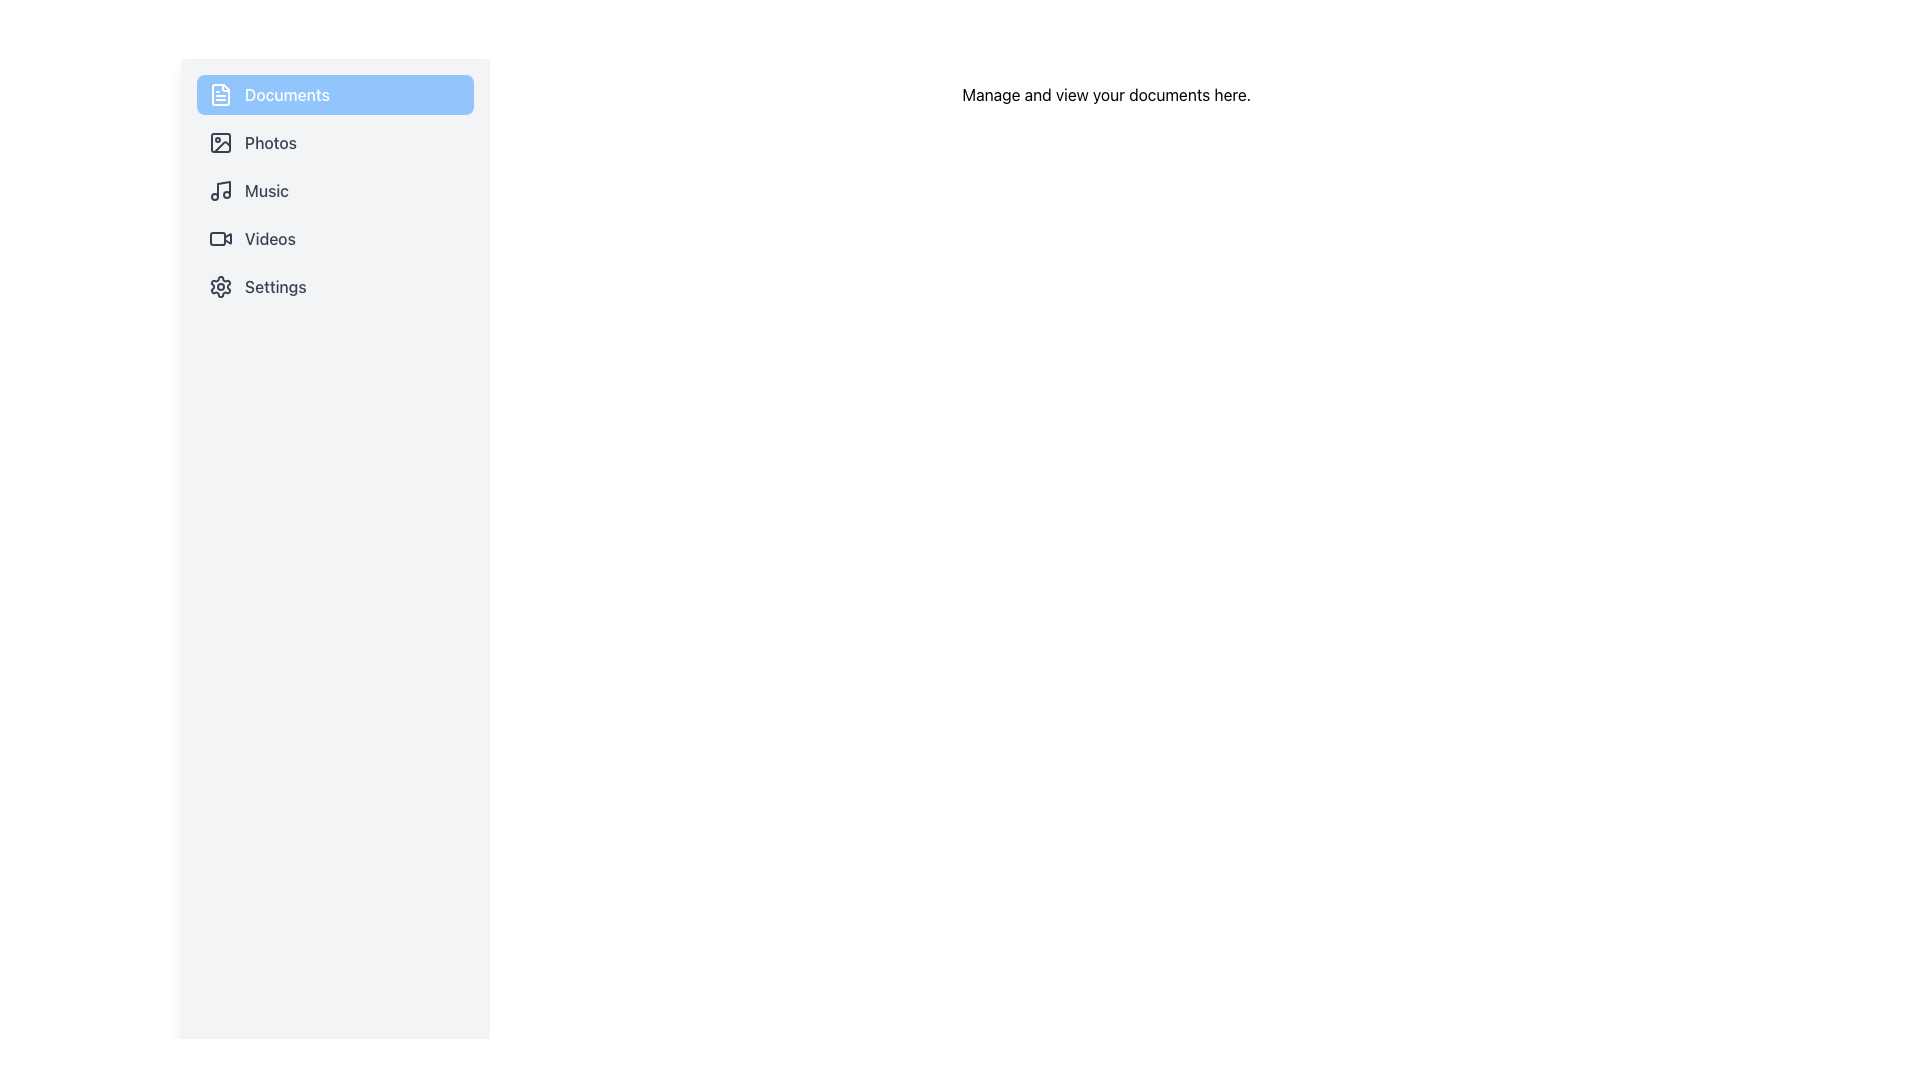 The height and width of the screenshot is (1080, 1920). Describe the element at coordinates (335, 191) in the screenshot. I see `the menu item labeled 'Music' in the vertical menu on the left side of the interface` at that location.